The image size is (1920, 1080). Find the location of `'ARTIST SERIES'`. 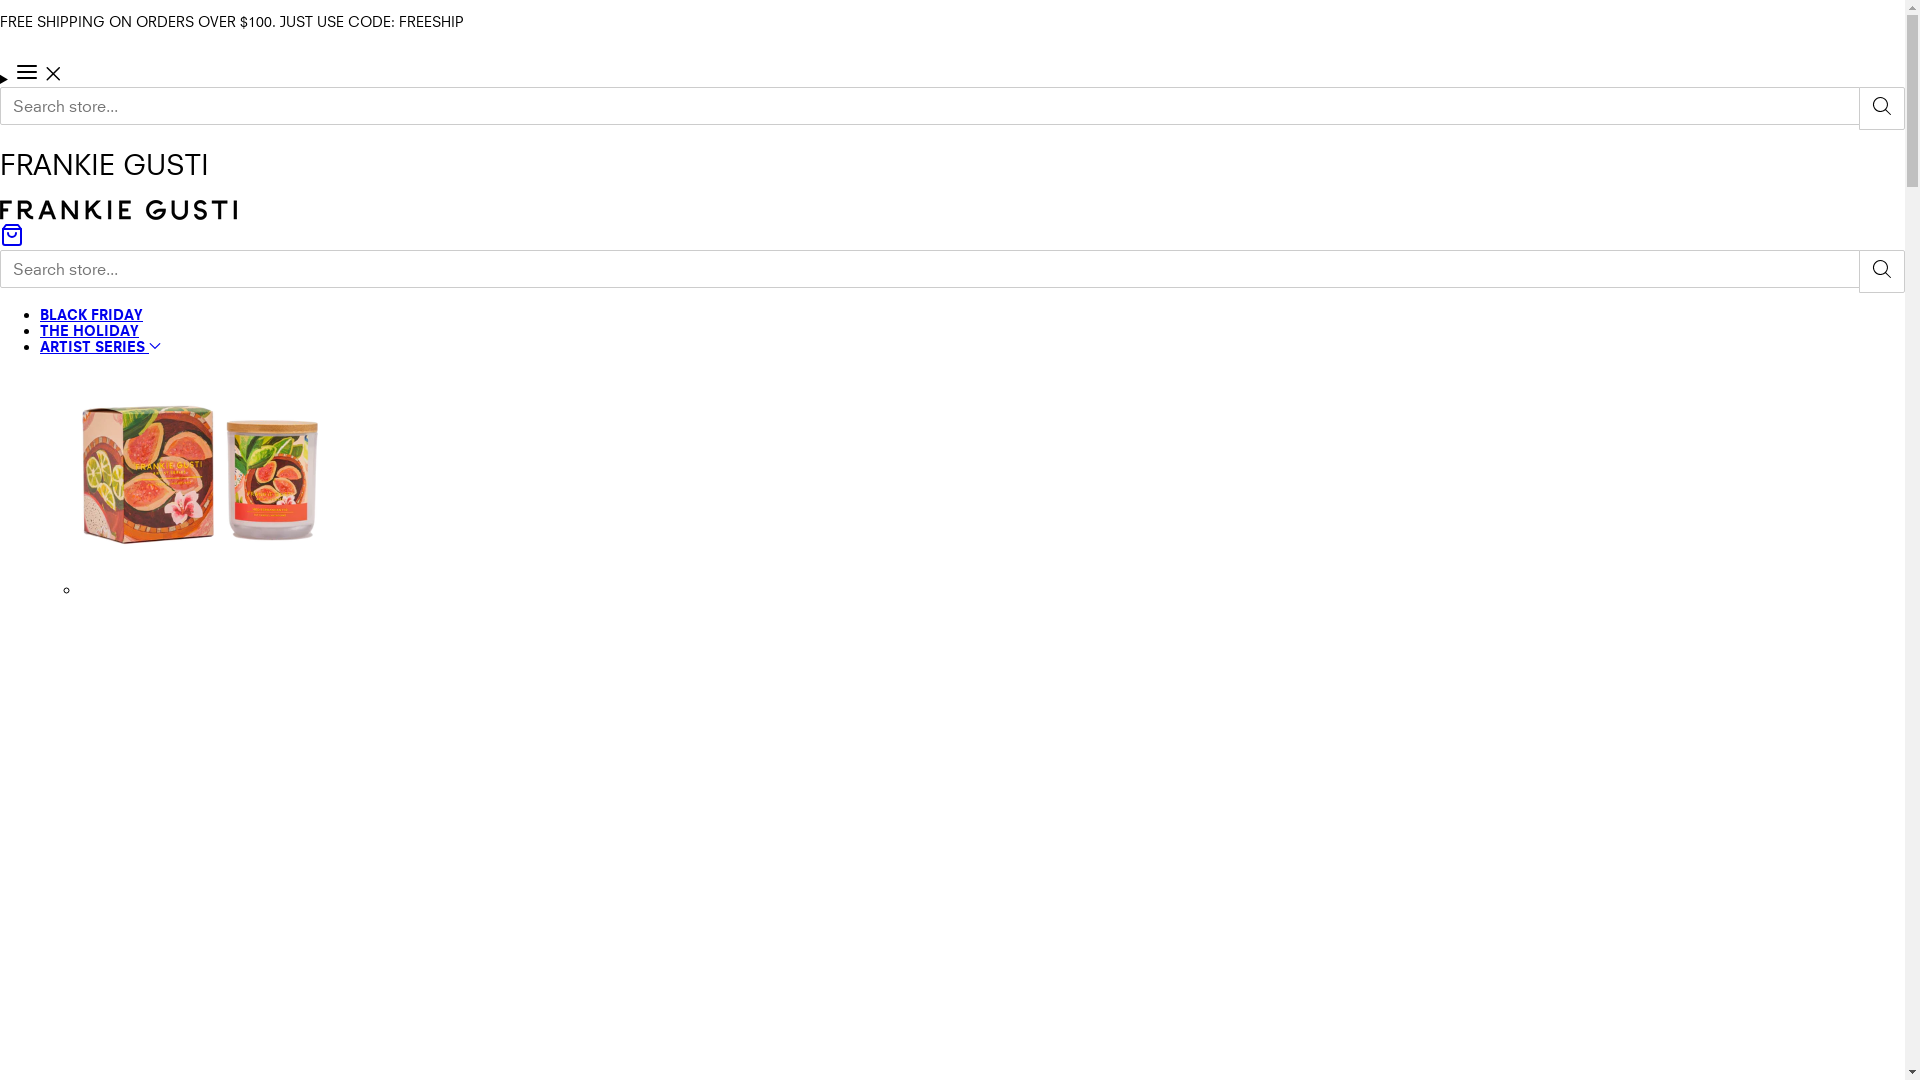

'ARTIST SERIES' is located at coordinates (99, 345).